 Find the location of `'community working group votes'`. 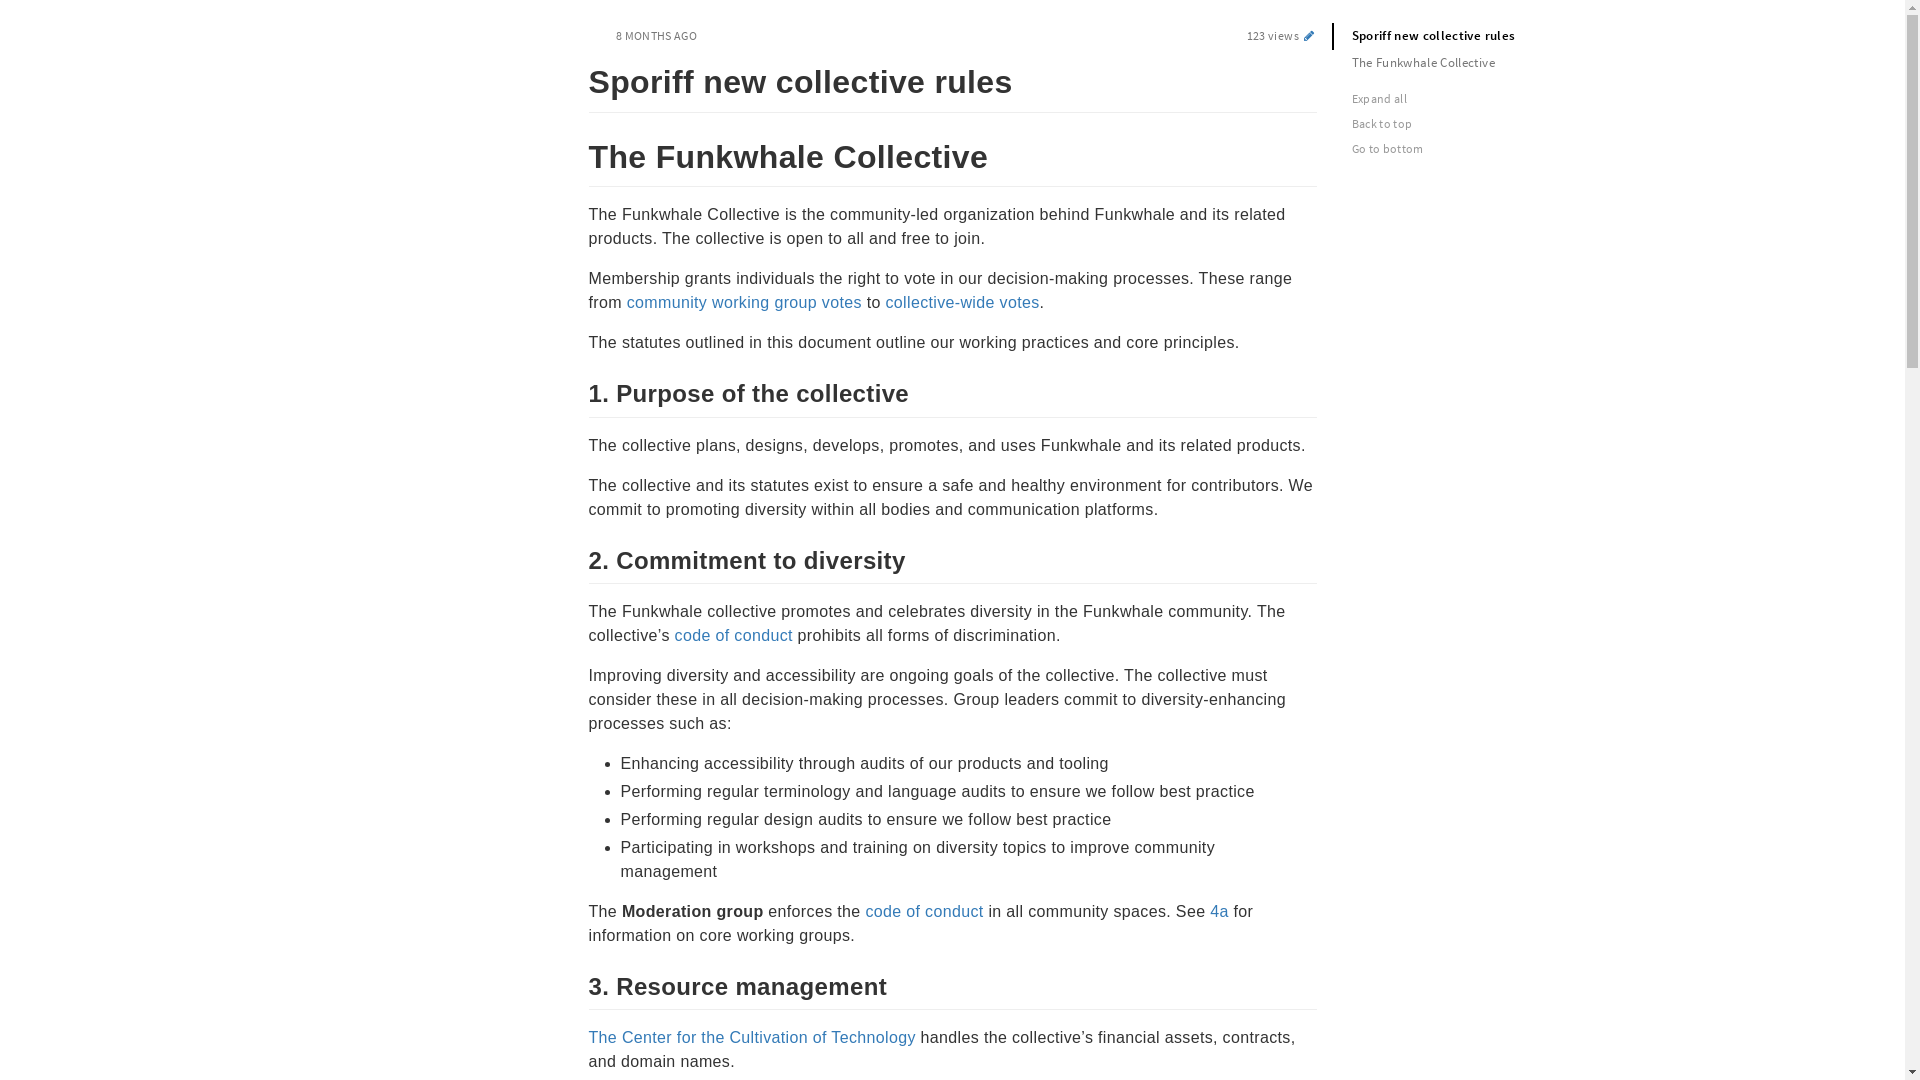

'community working group votes' is located at coordinates (743, 302).